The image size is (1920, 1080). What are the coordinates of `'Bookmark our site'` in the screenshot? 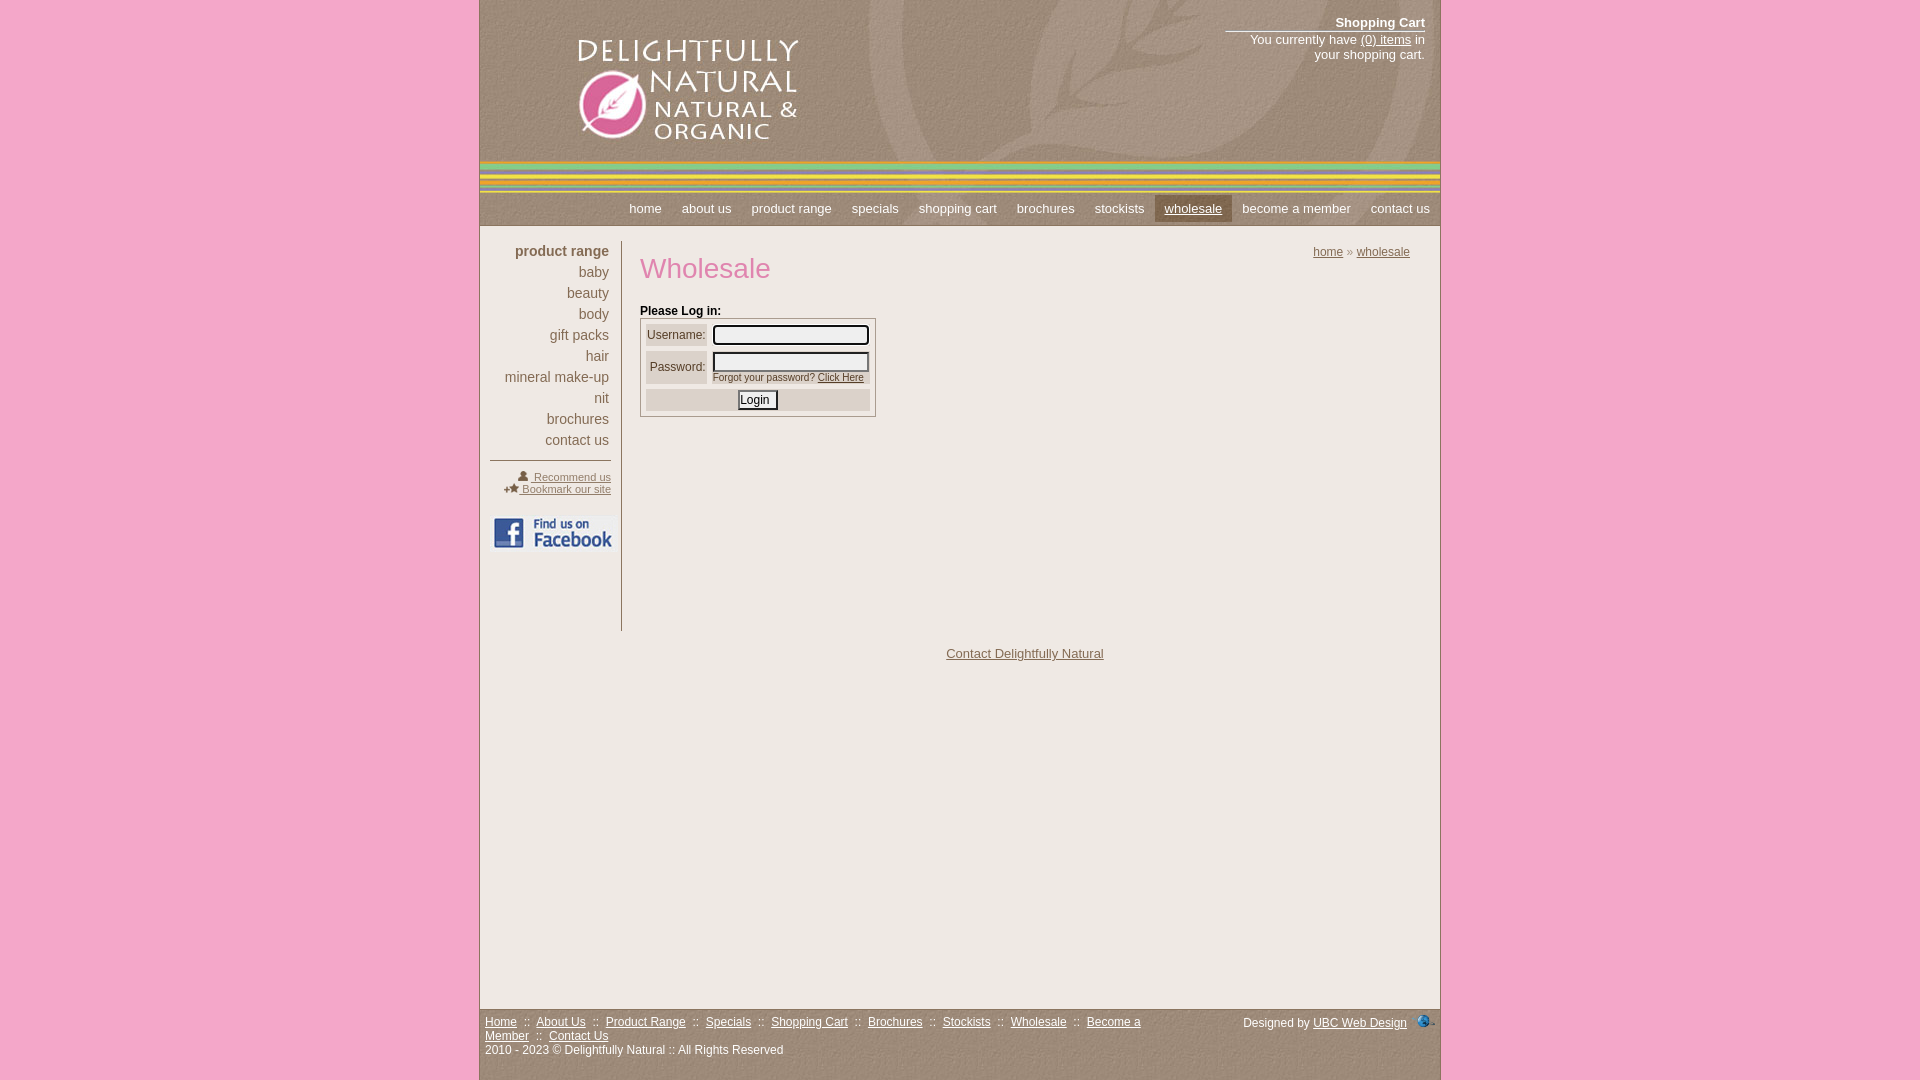 It's located at (557, 489).